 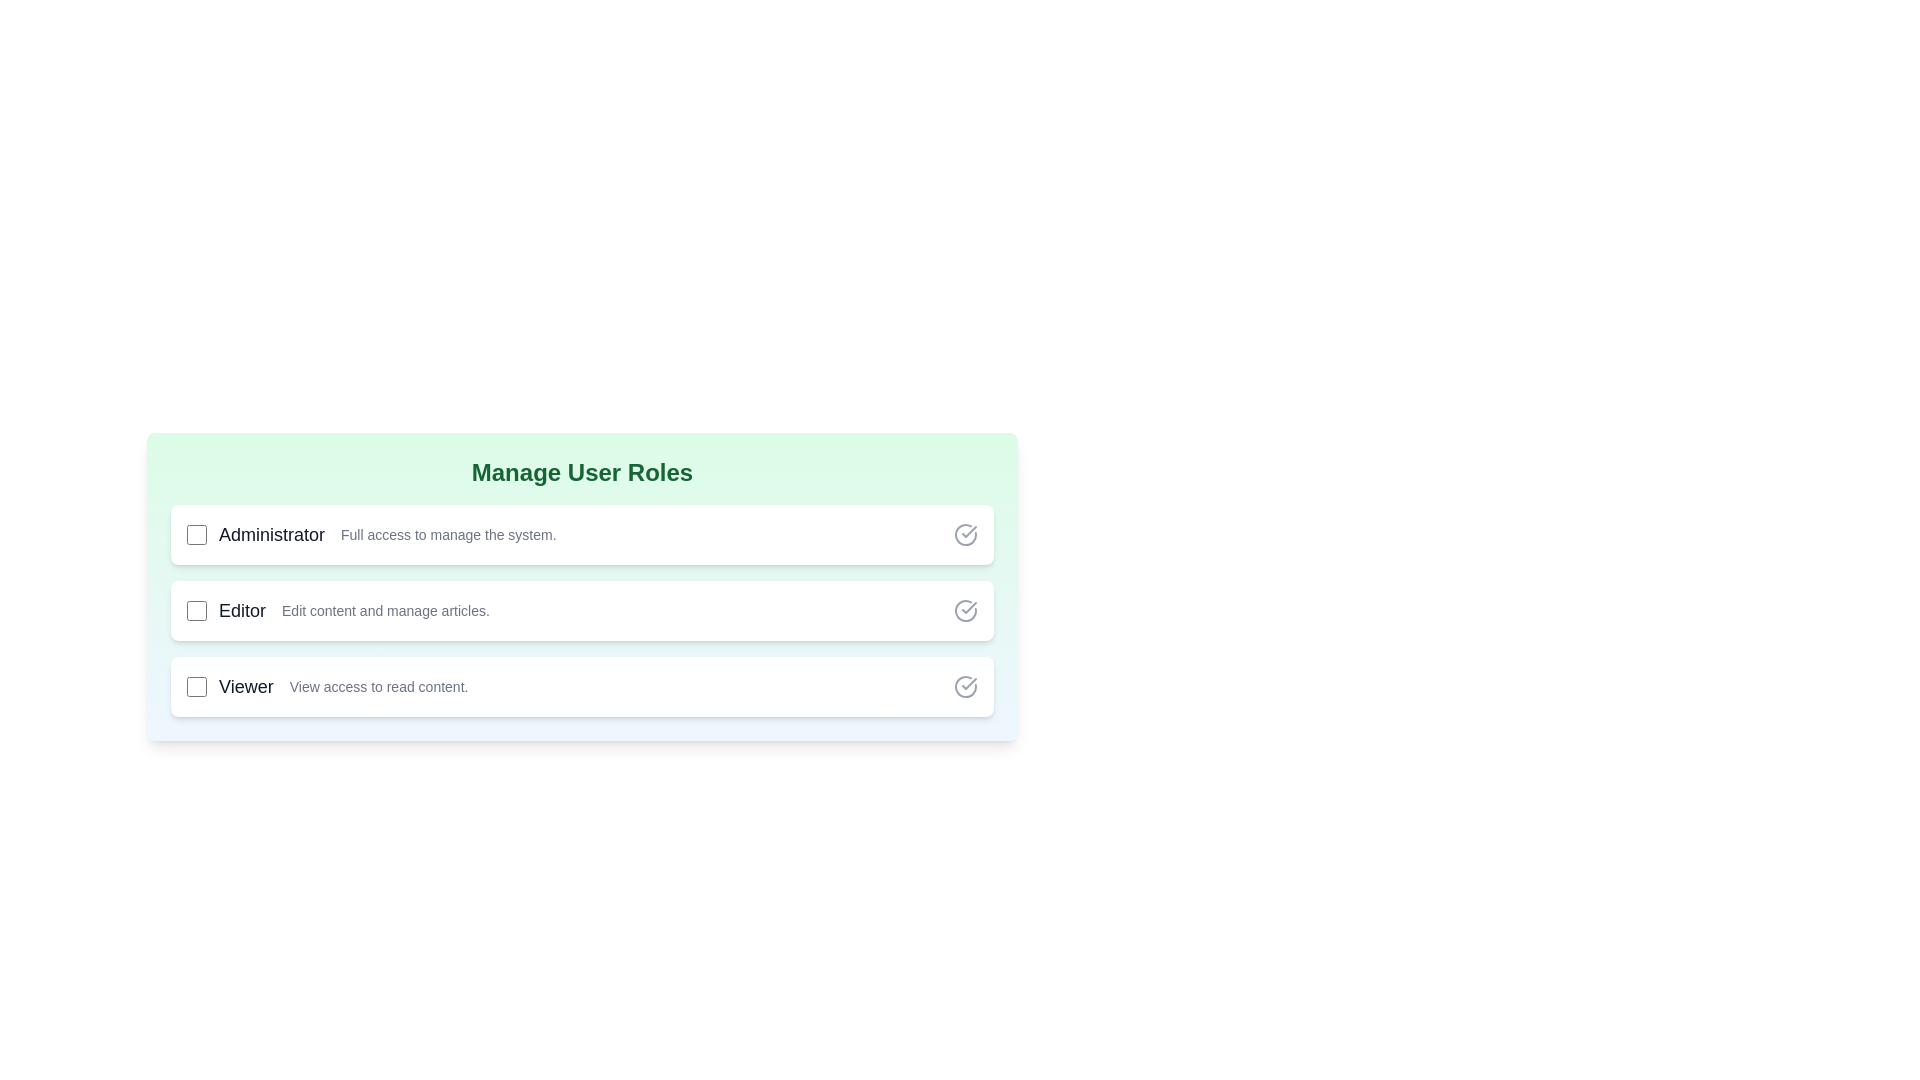 What do you see at coordinates (196, 534) in the screenshot?
I see `the role Administrator by clicking its checkbox` at bounding box center [196, 534].